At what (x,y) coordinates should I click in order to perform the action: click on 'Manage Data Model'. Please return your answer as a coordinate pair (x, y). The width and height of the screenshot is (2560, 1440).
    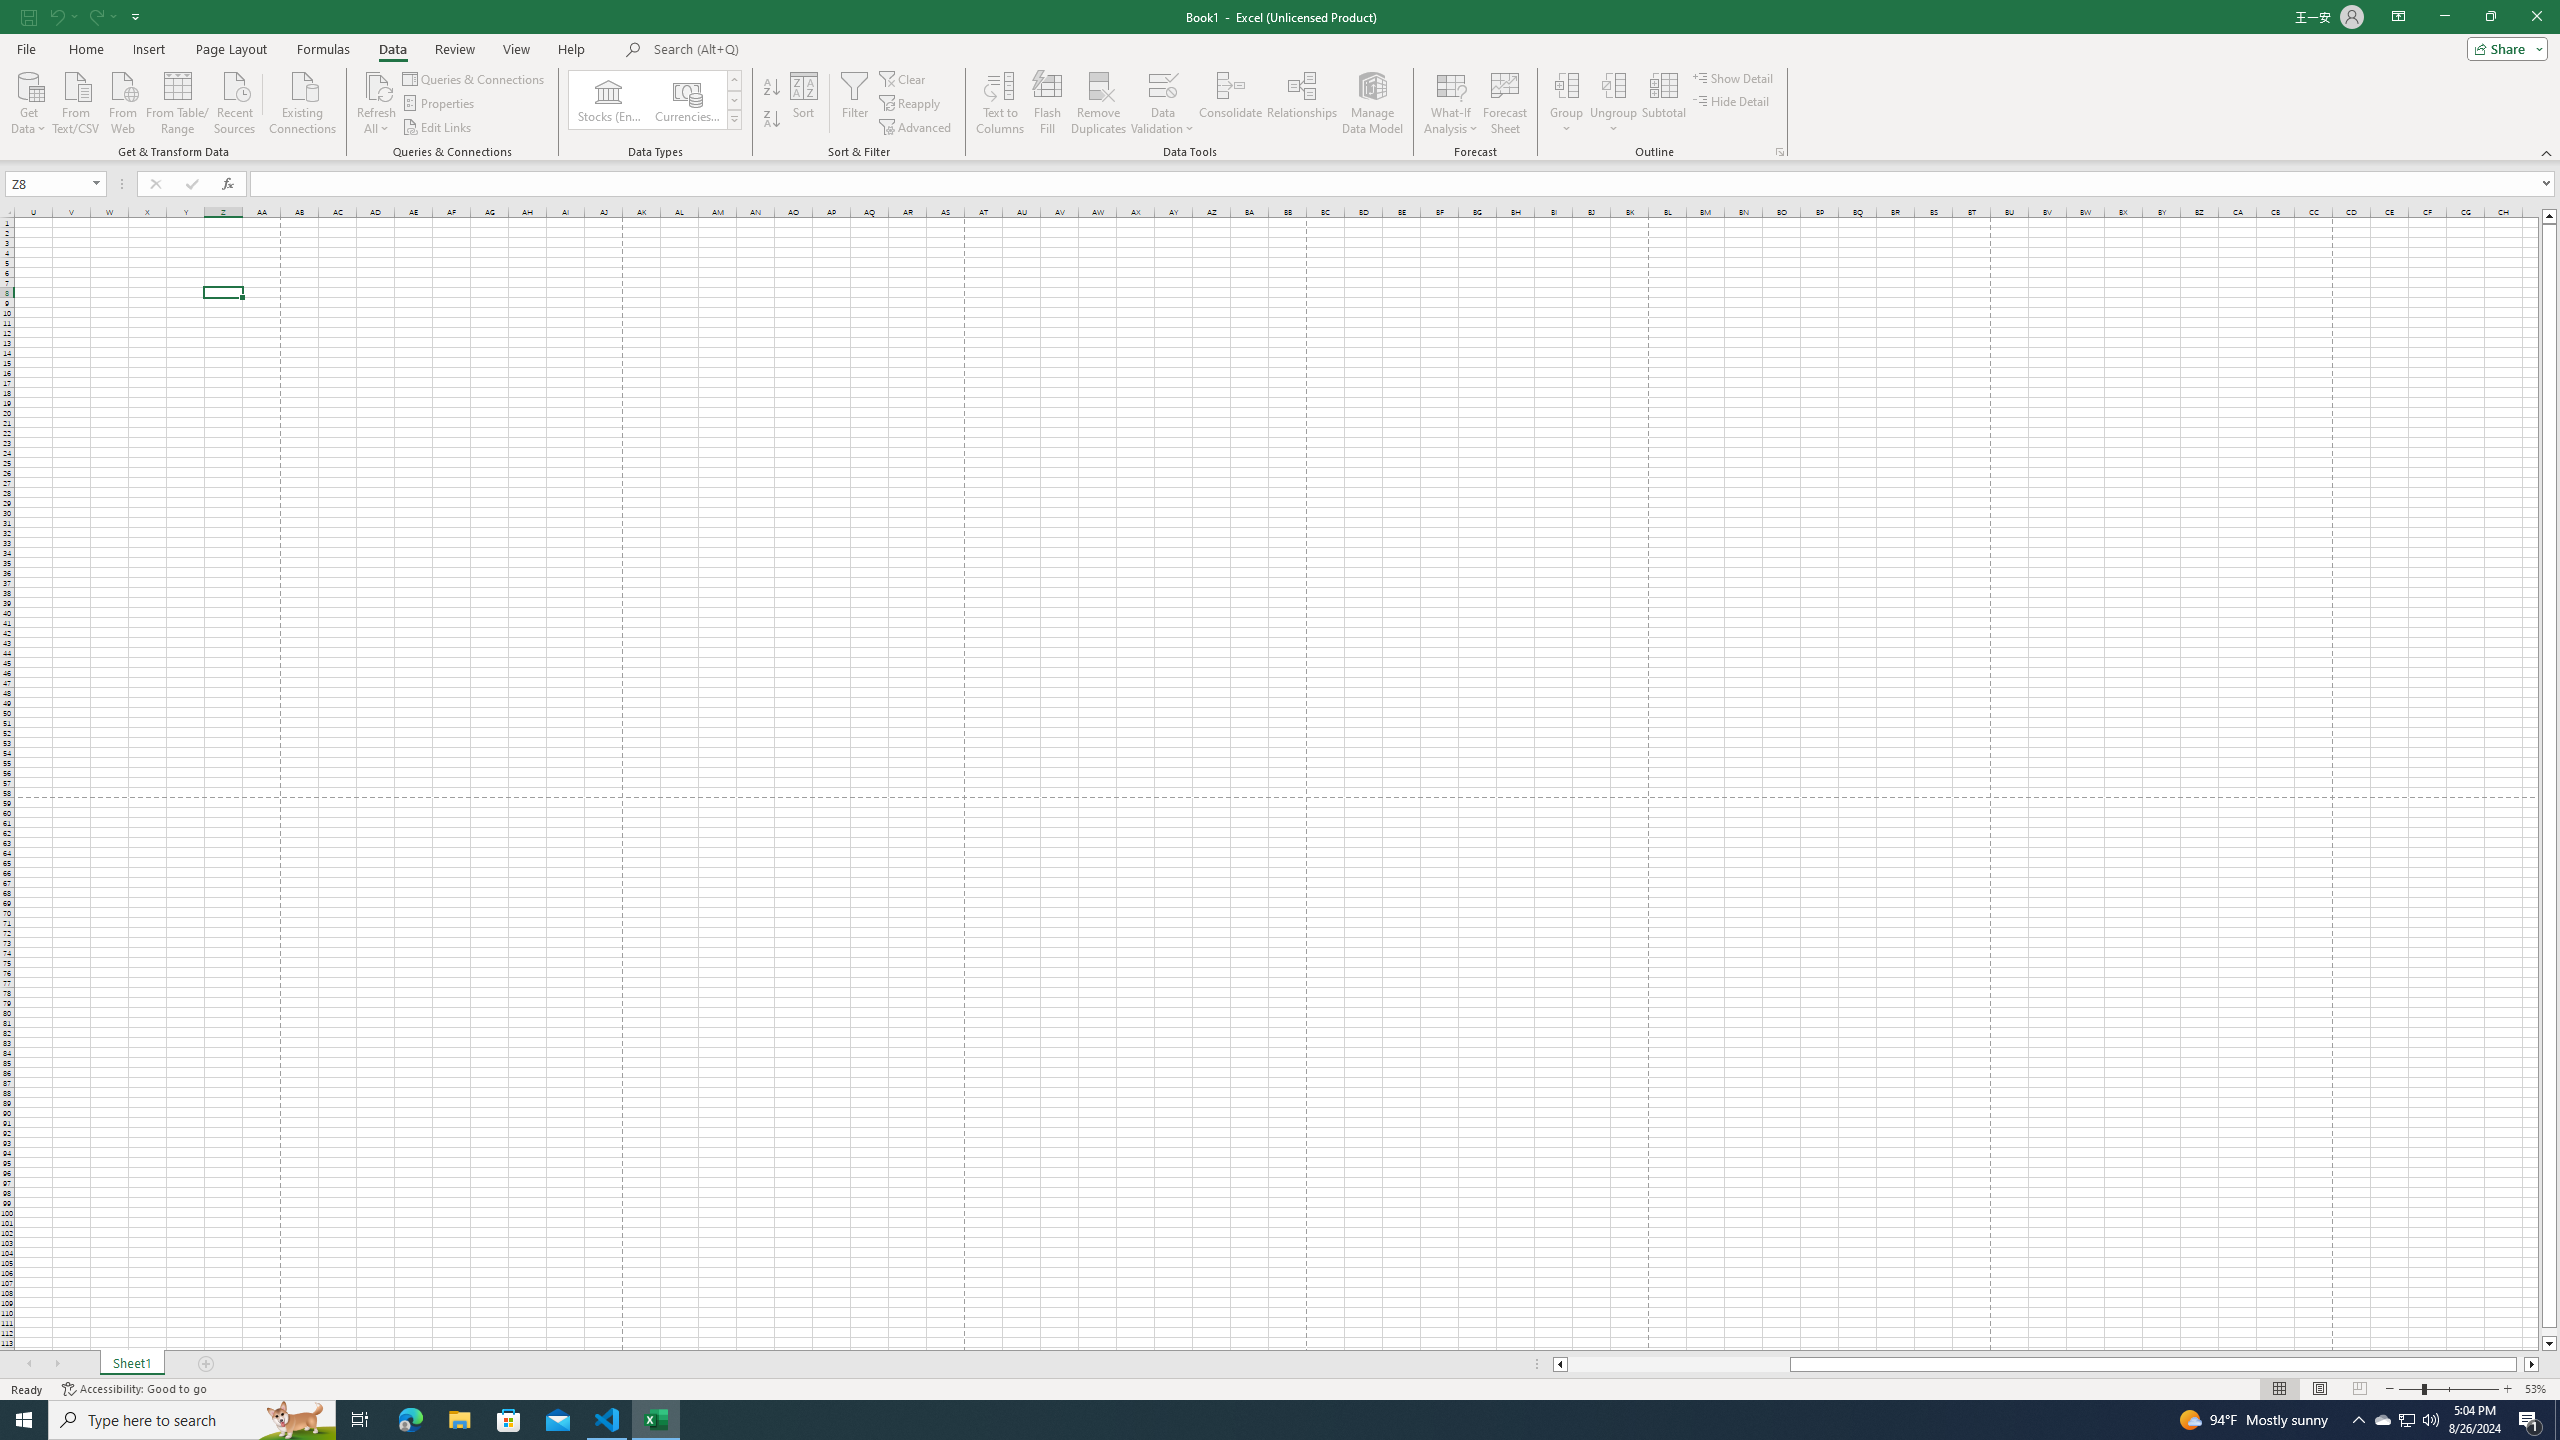
    Looking at the image, I should click on (1371, 103).